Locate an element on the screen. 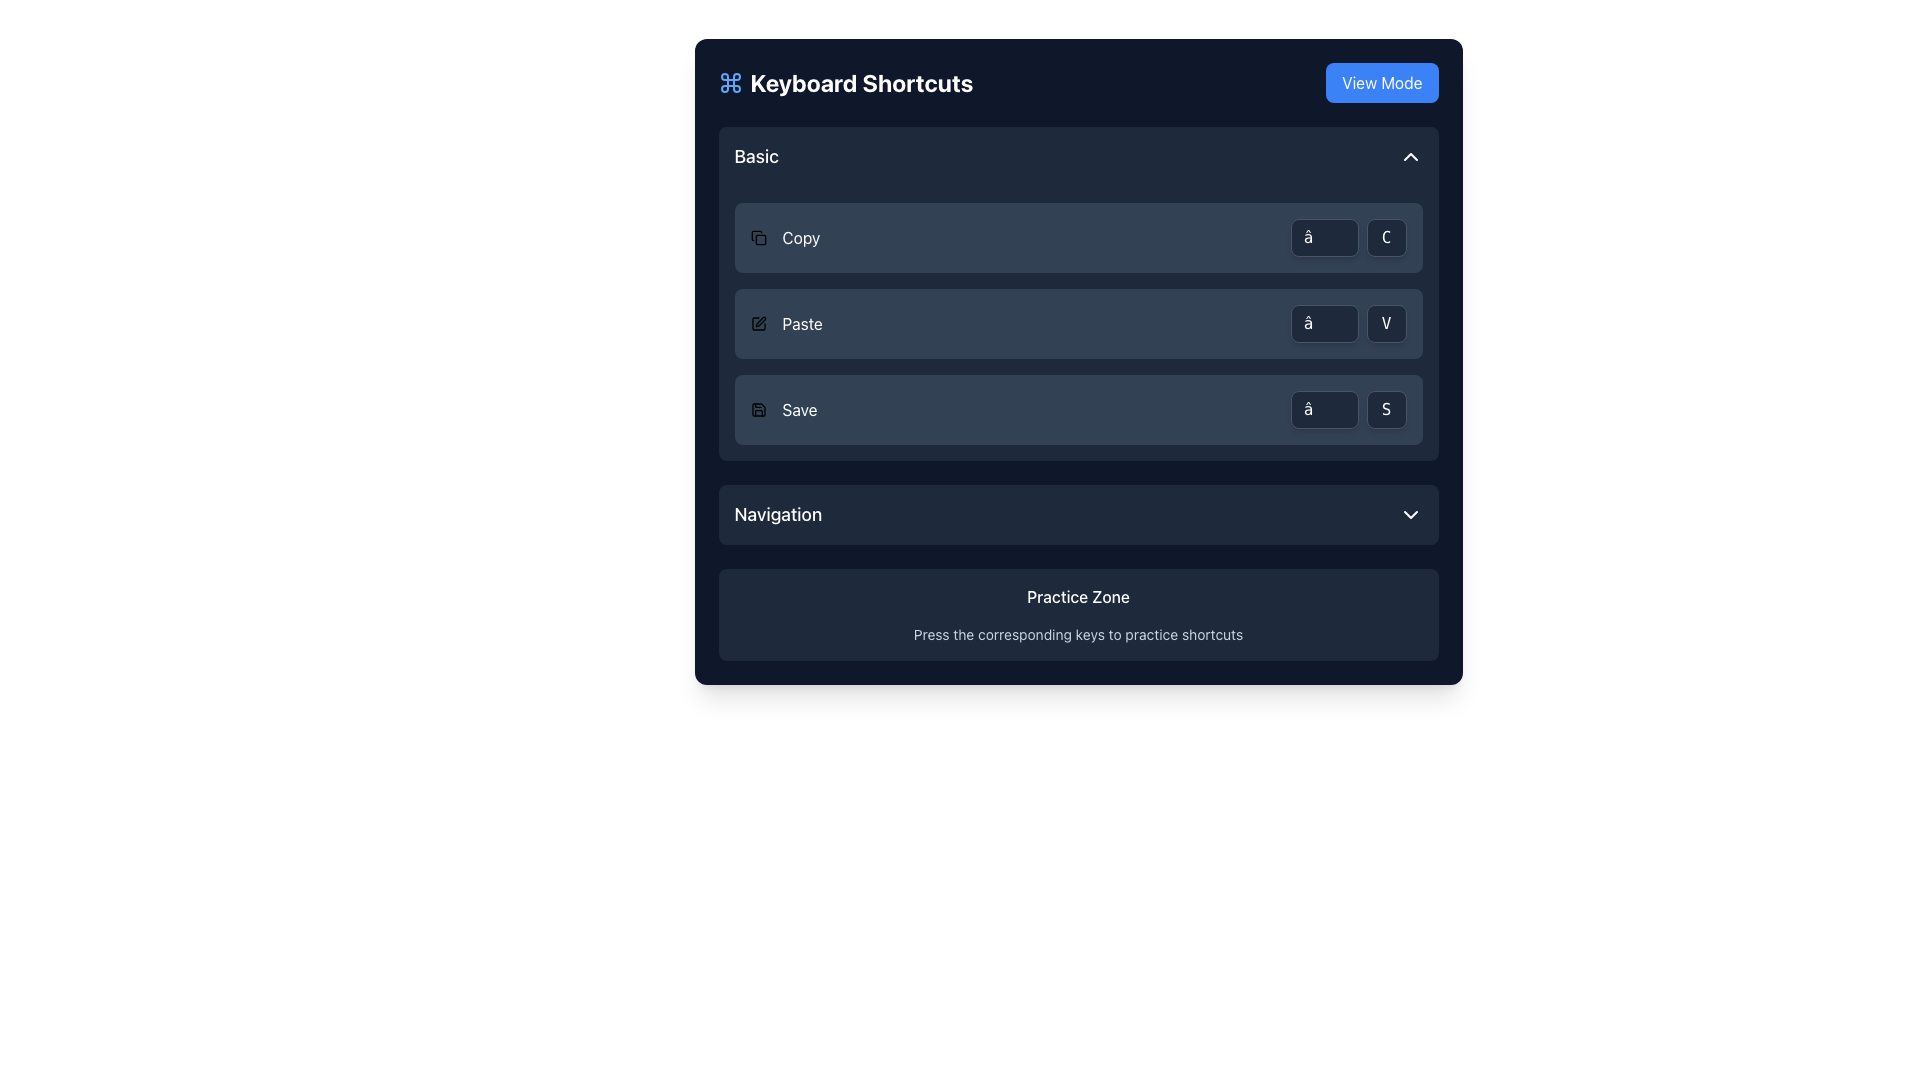 The height and width of the screenshot is (1080, 1920). the 'Paste' text label with a pen and paper icon located in the second row of the 'Basic' options in the 'Keyboard Shortcuts' panel is located at coordinates (785, 323).